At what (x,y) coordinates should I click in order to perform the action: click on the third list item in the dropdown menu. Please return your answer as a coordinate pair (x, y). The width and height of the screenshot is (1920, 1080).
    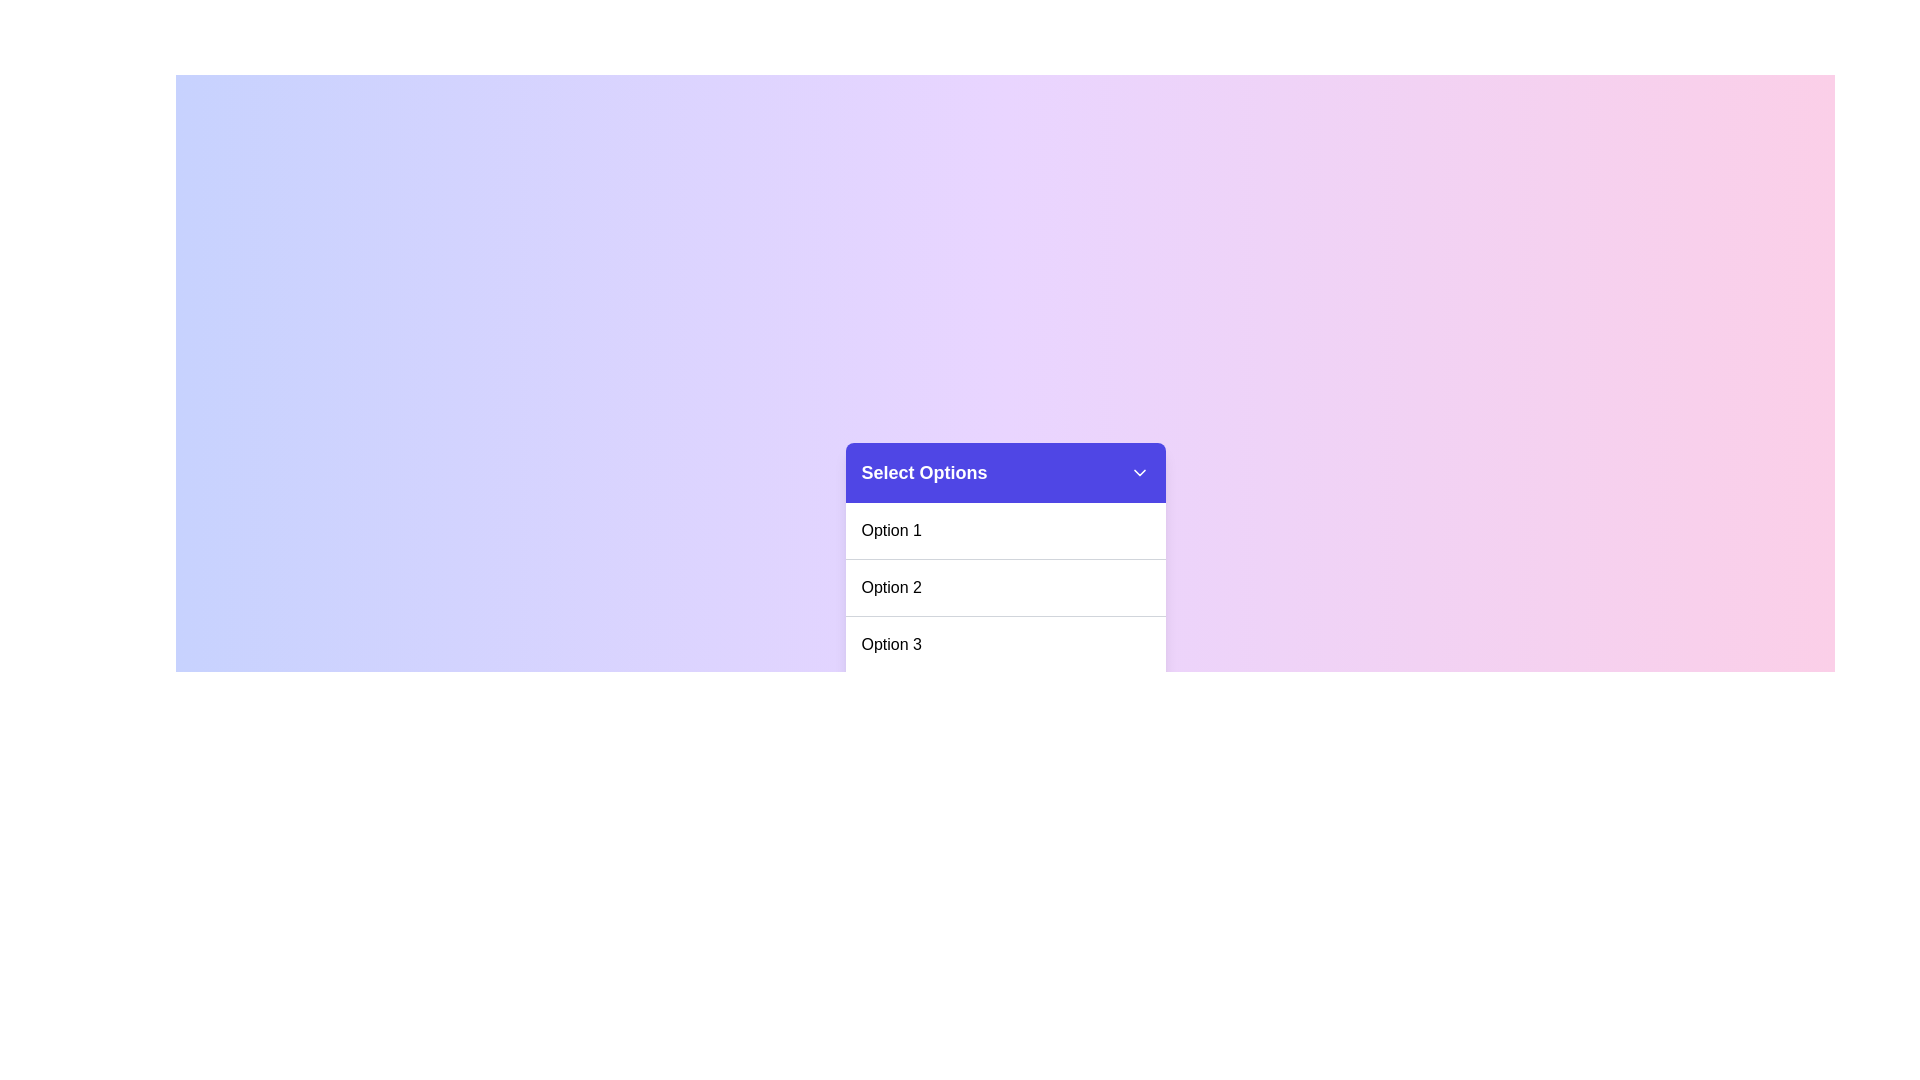
    Looking at the image, I should click on (1005, 644).